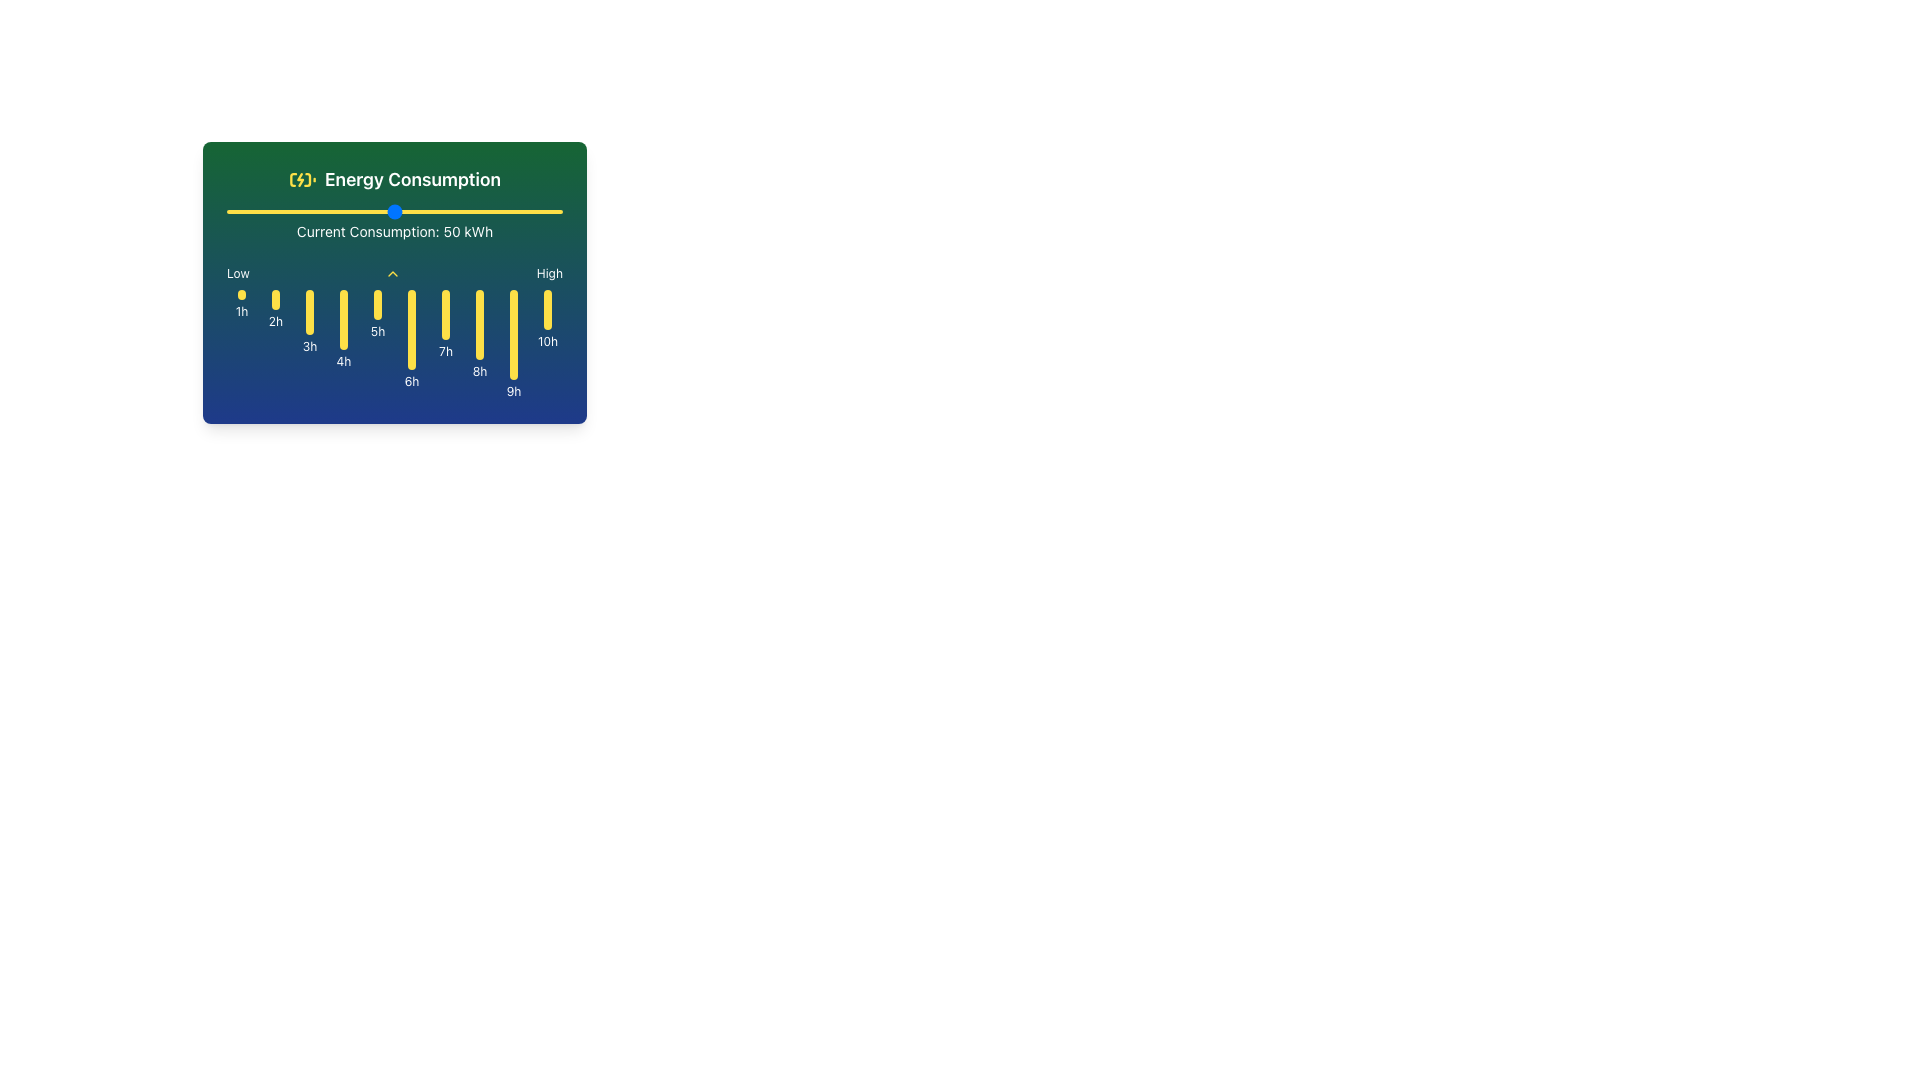 The image size is (1920, 1080). What do you see at coordinates (480, 371) in the screenshot?
I see `the text label '8h' positioned below the eighth vertical yellow bar` at bounding box center [480, 371].